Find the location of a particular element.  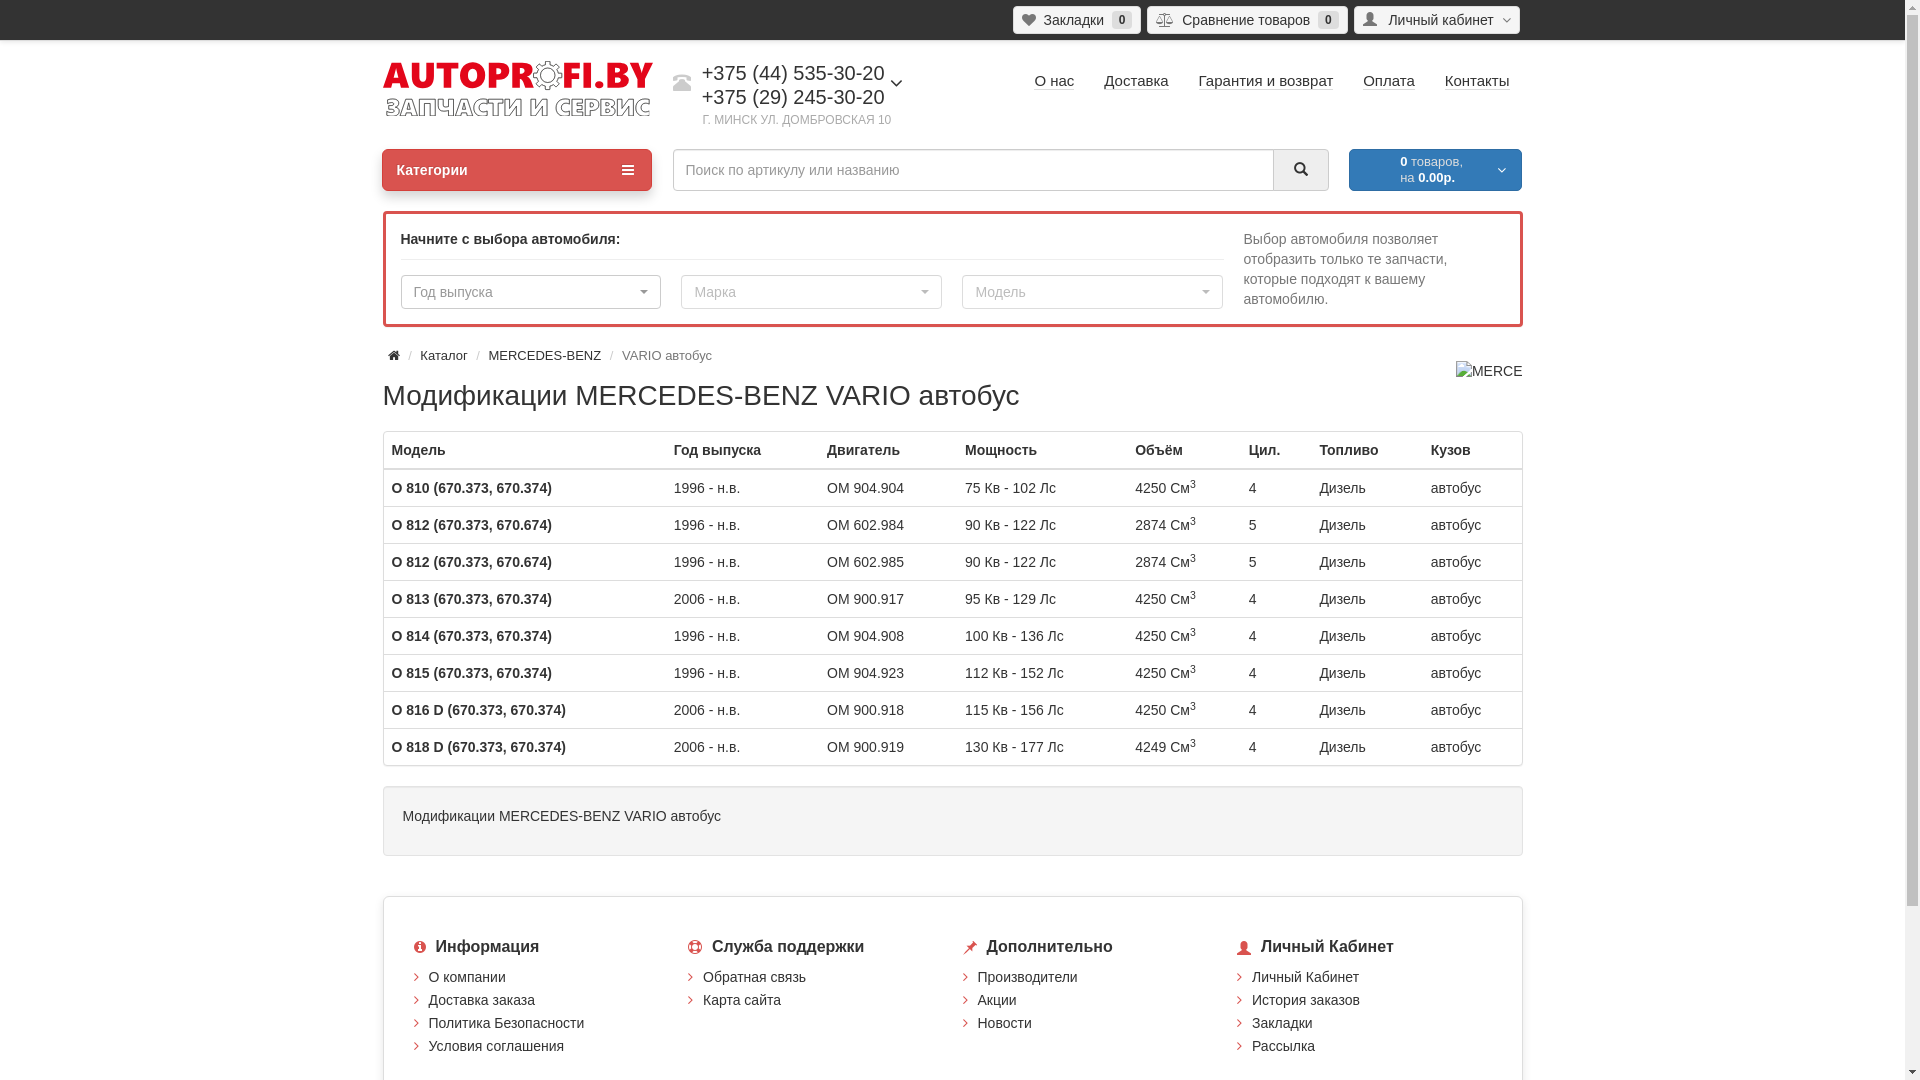

'O 812 (670.373, 670.674)' is located at coordinates (470, 523).